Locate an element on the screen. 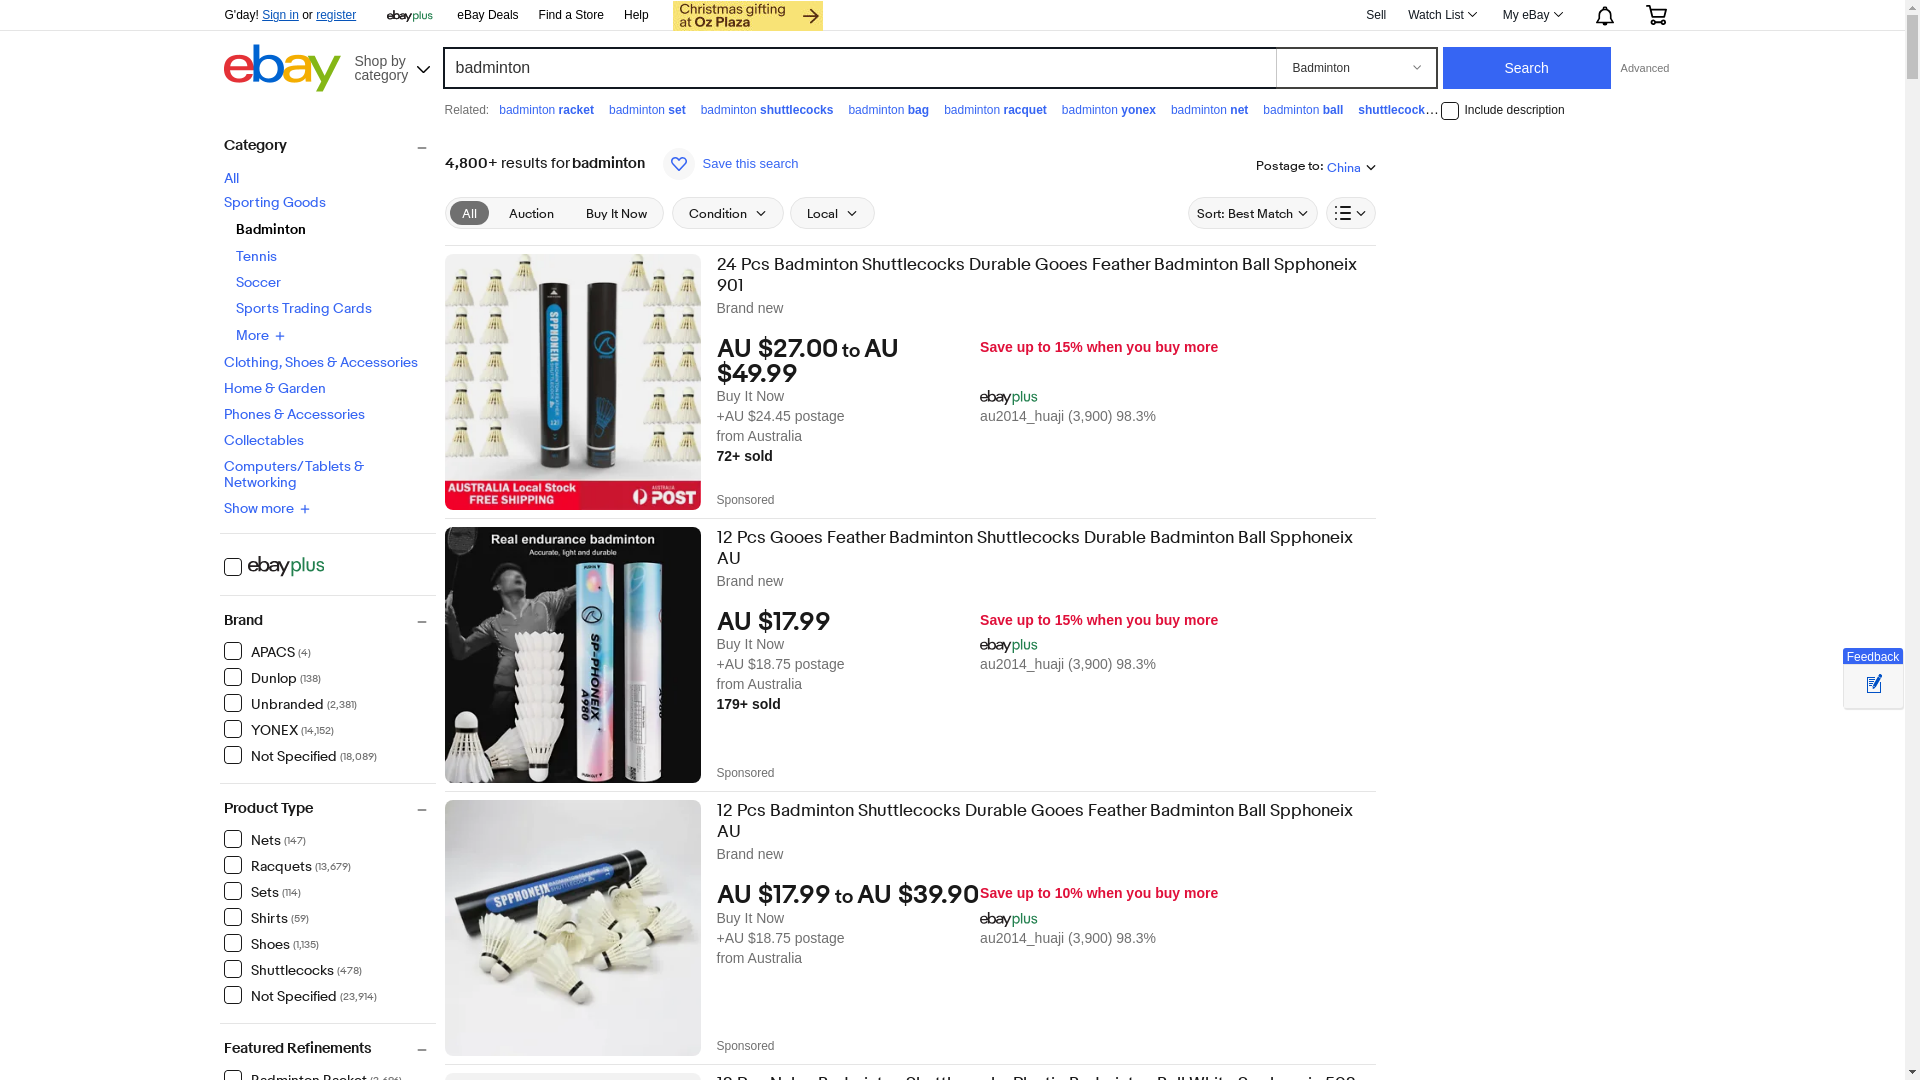  'Show more' is located at coordinates (266, 508).